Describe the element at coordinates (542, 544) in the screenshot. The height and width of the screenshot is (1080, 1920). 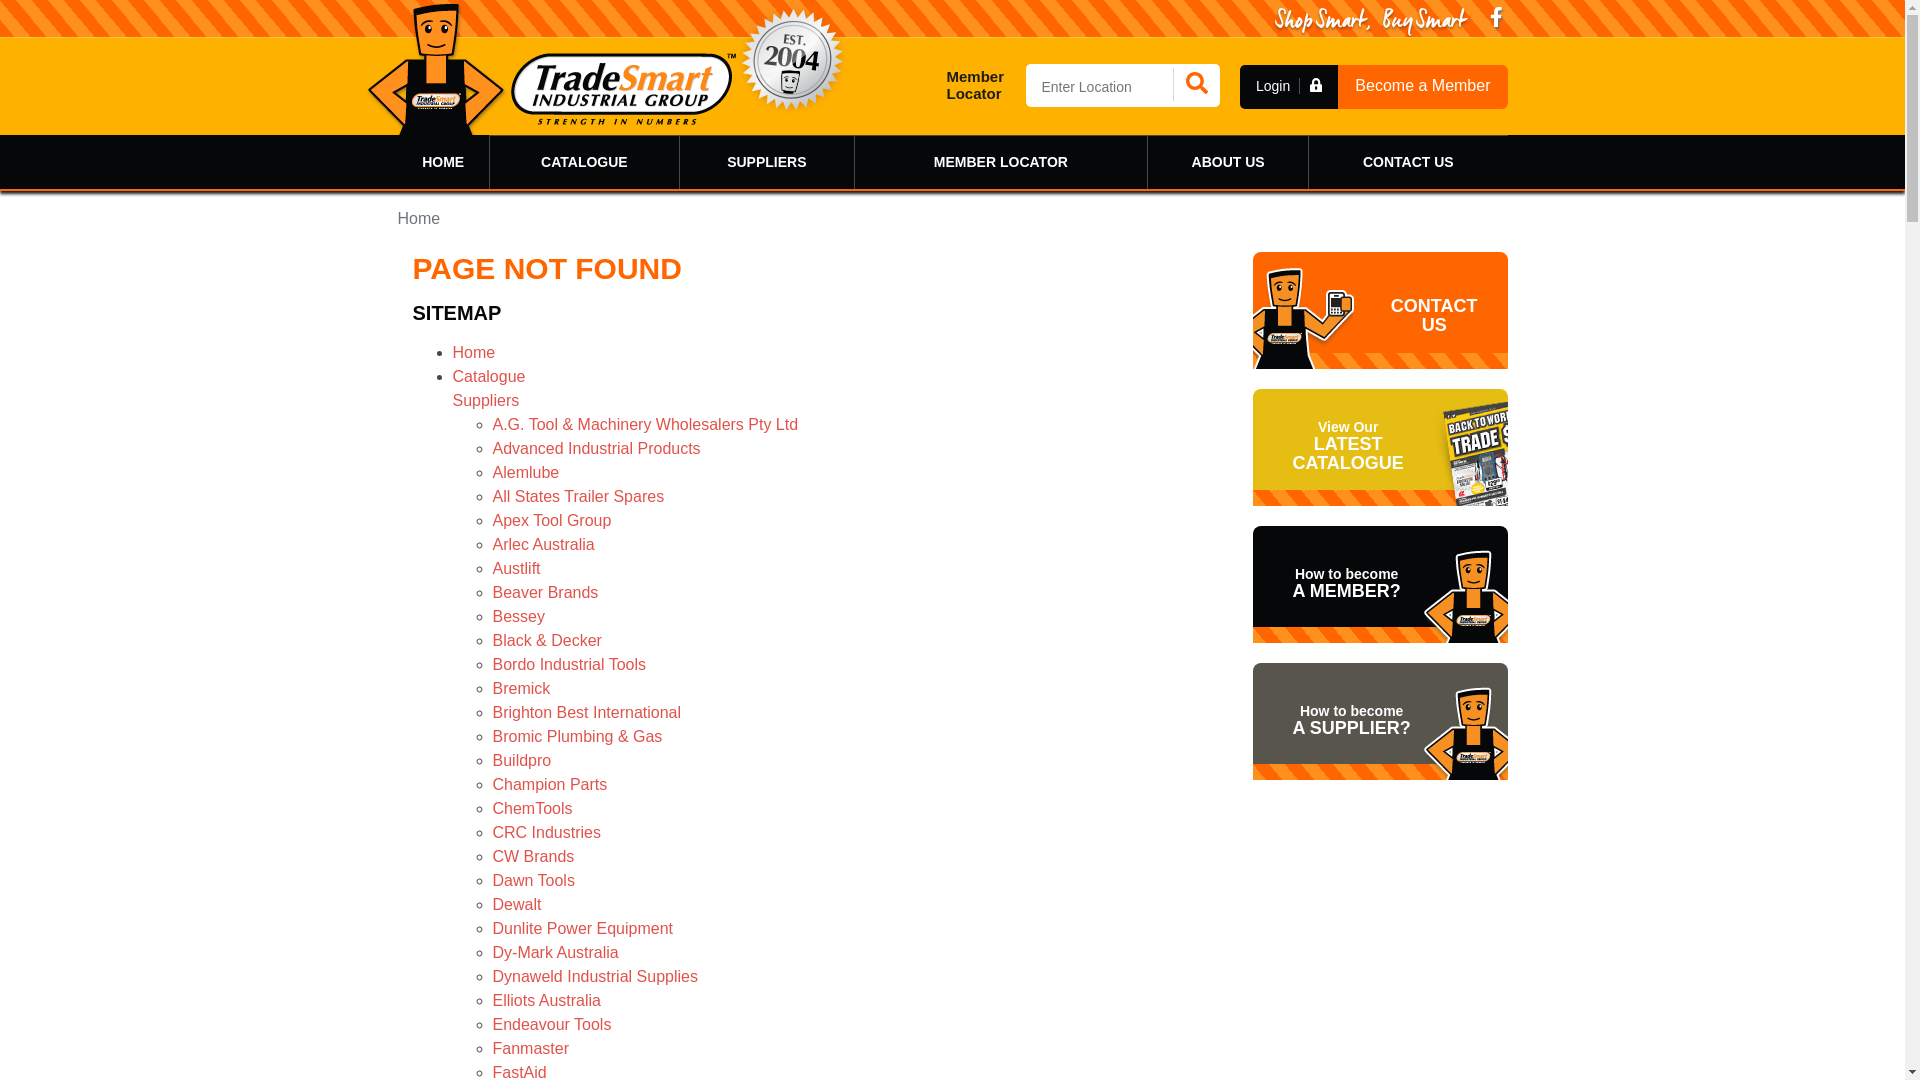
I see `'Arlec Australia'` at that location.